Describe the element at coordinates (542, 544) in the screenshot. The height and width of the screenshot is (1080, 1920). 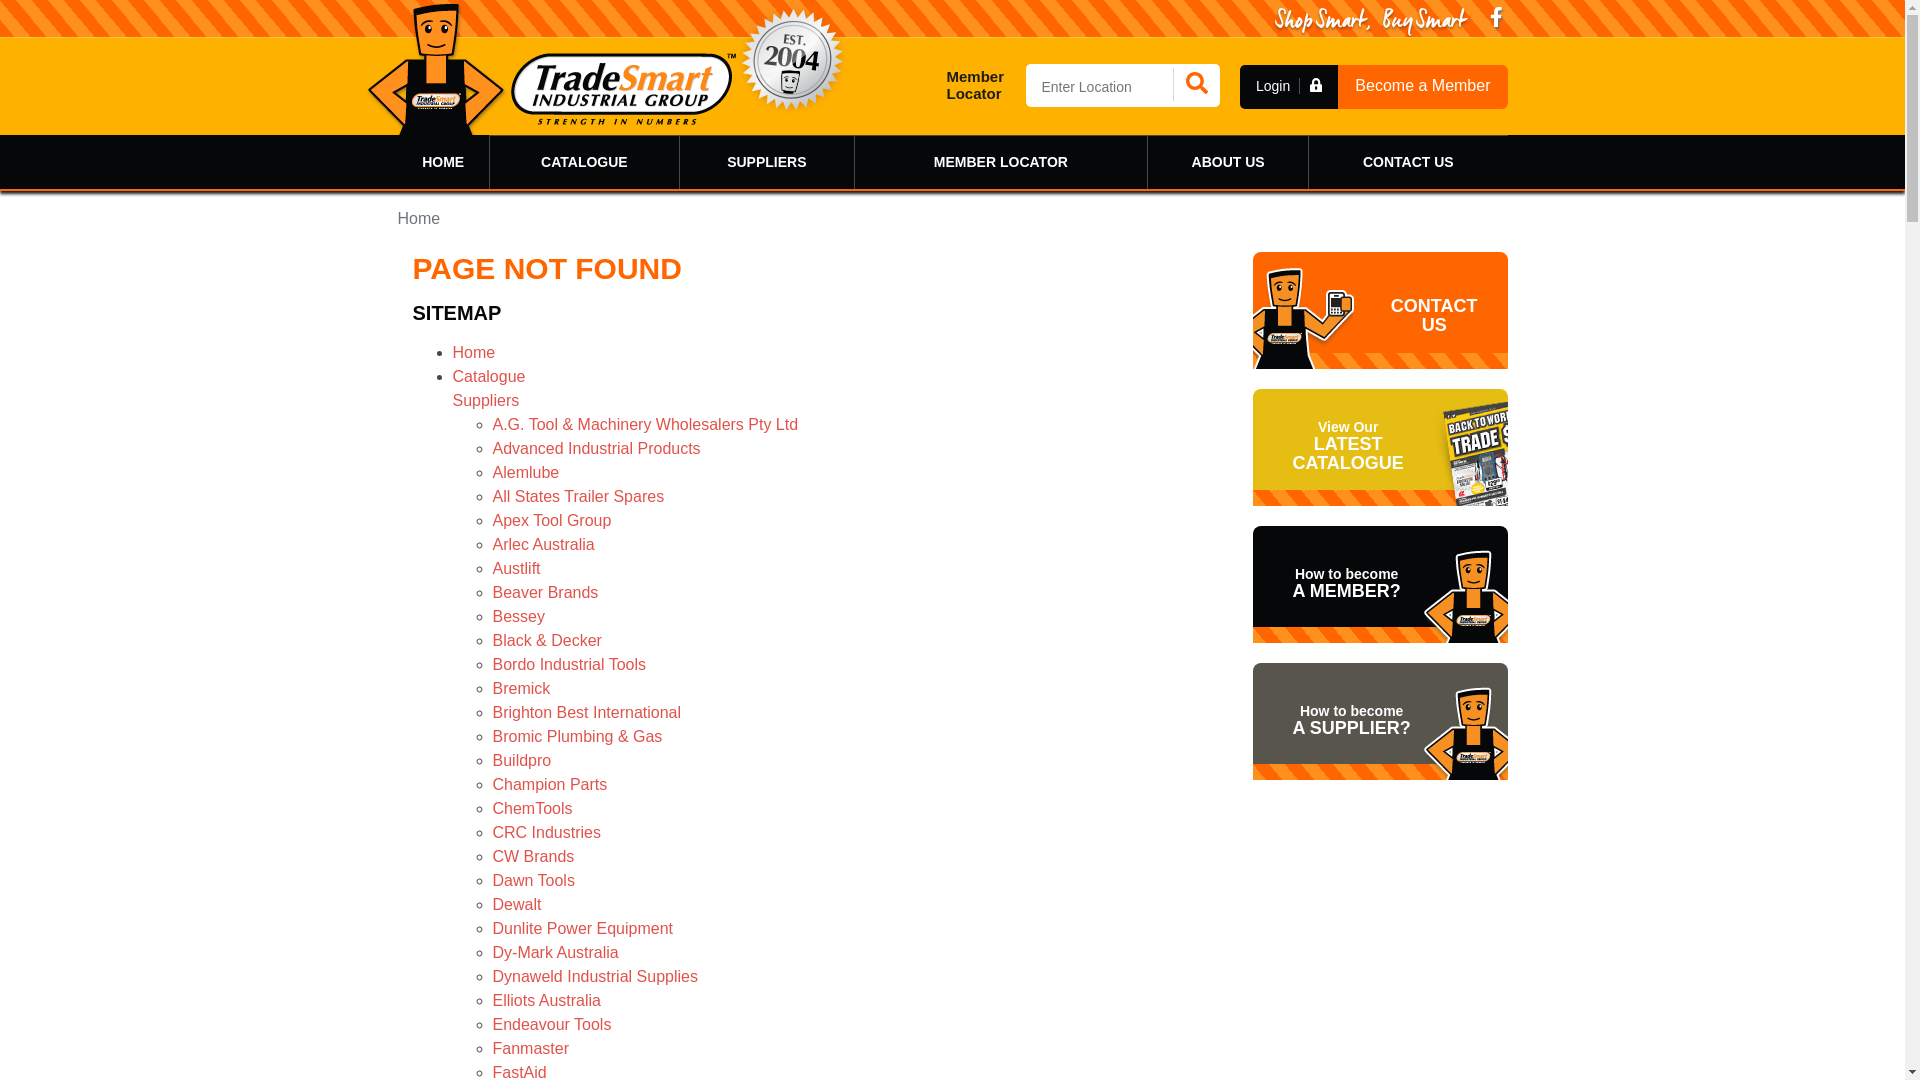
I see `'Arlec Australia'` at that location.